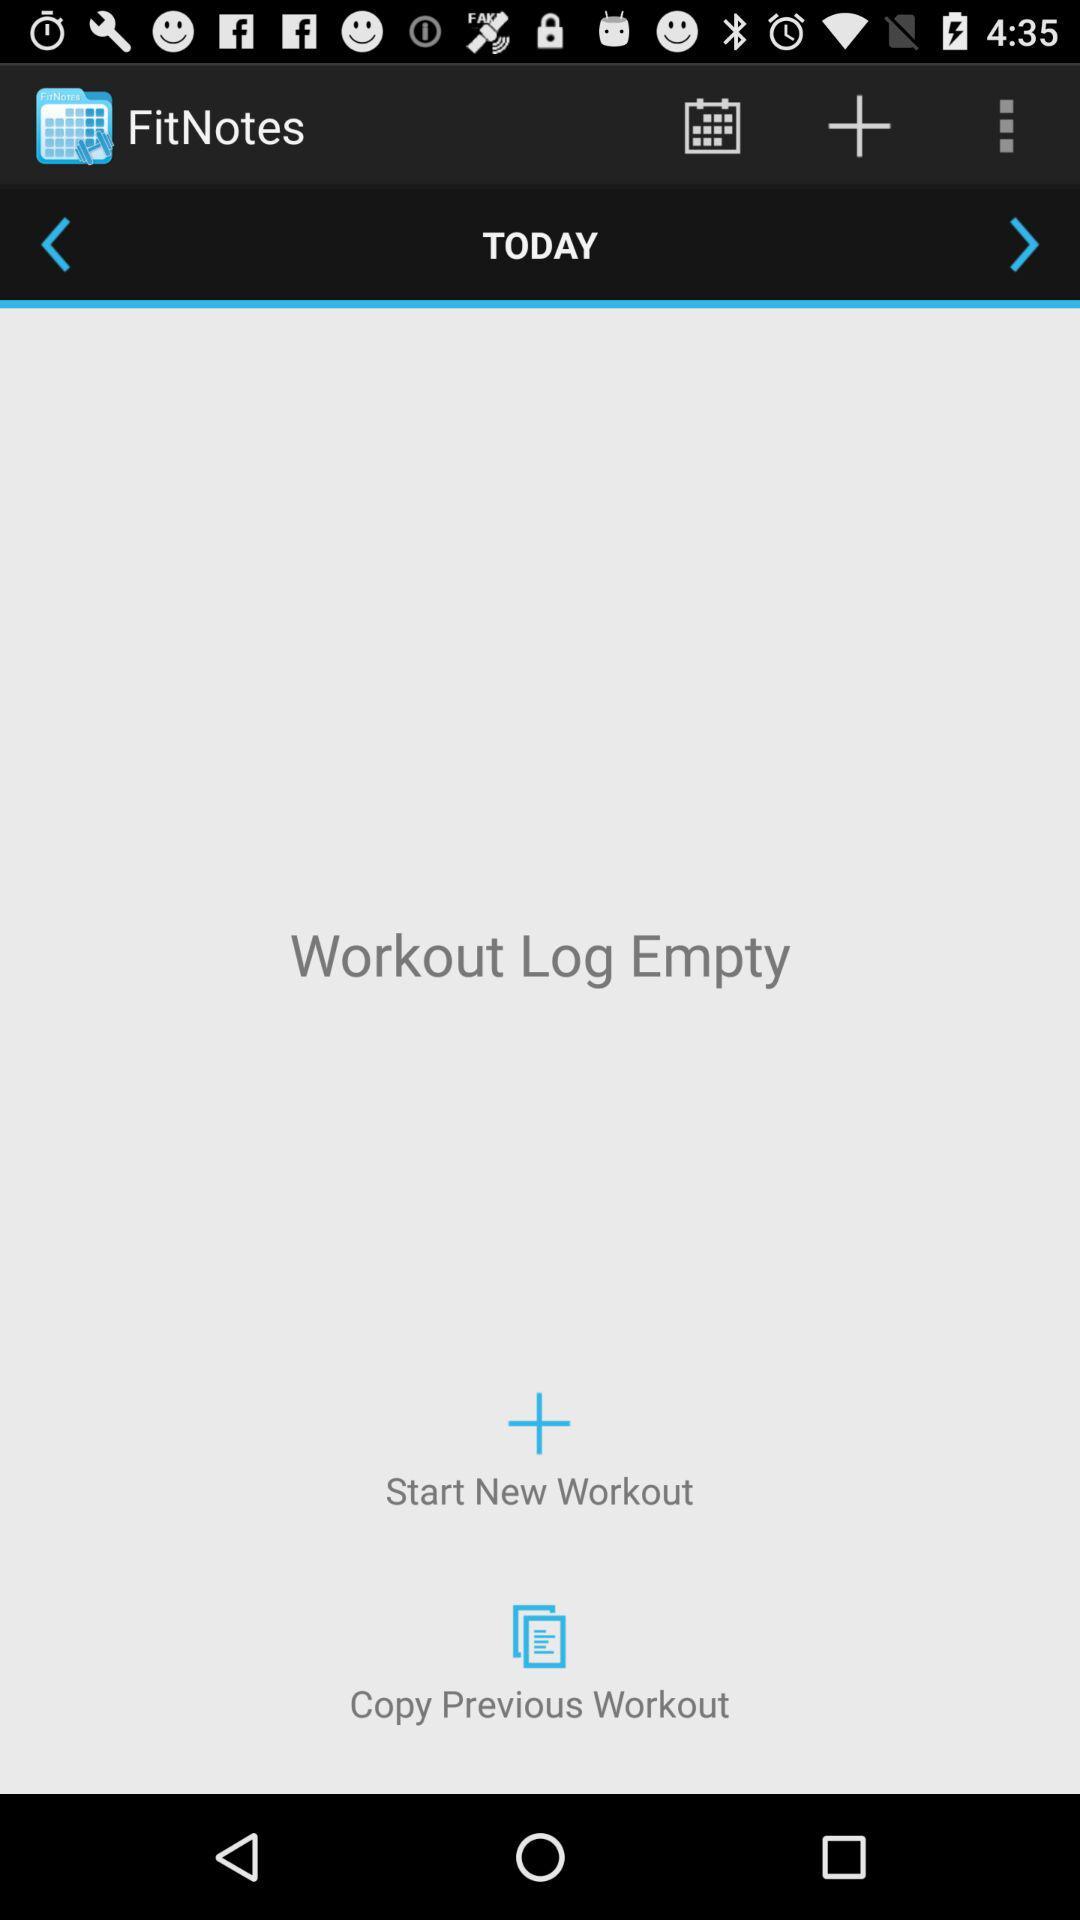  Describe the element at coordinates (54, 260) in the screenshot. I see `the arrow_backward icon` at that location.